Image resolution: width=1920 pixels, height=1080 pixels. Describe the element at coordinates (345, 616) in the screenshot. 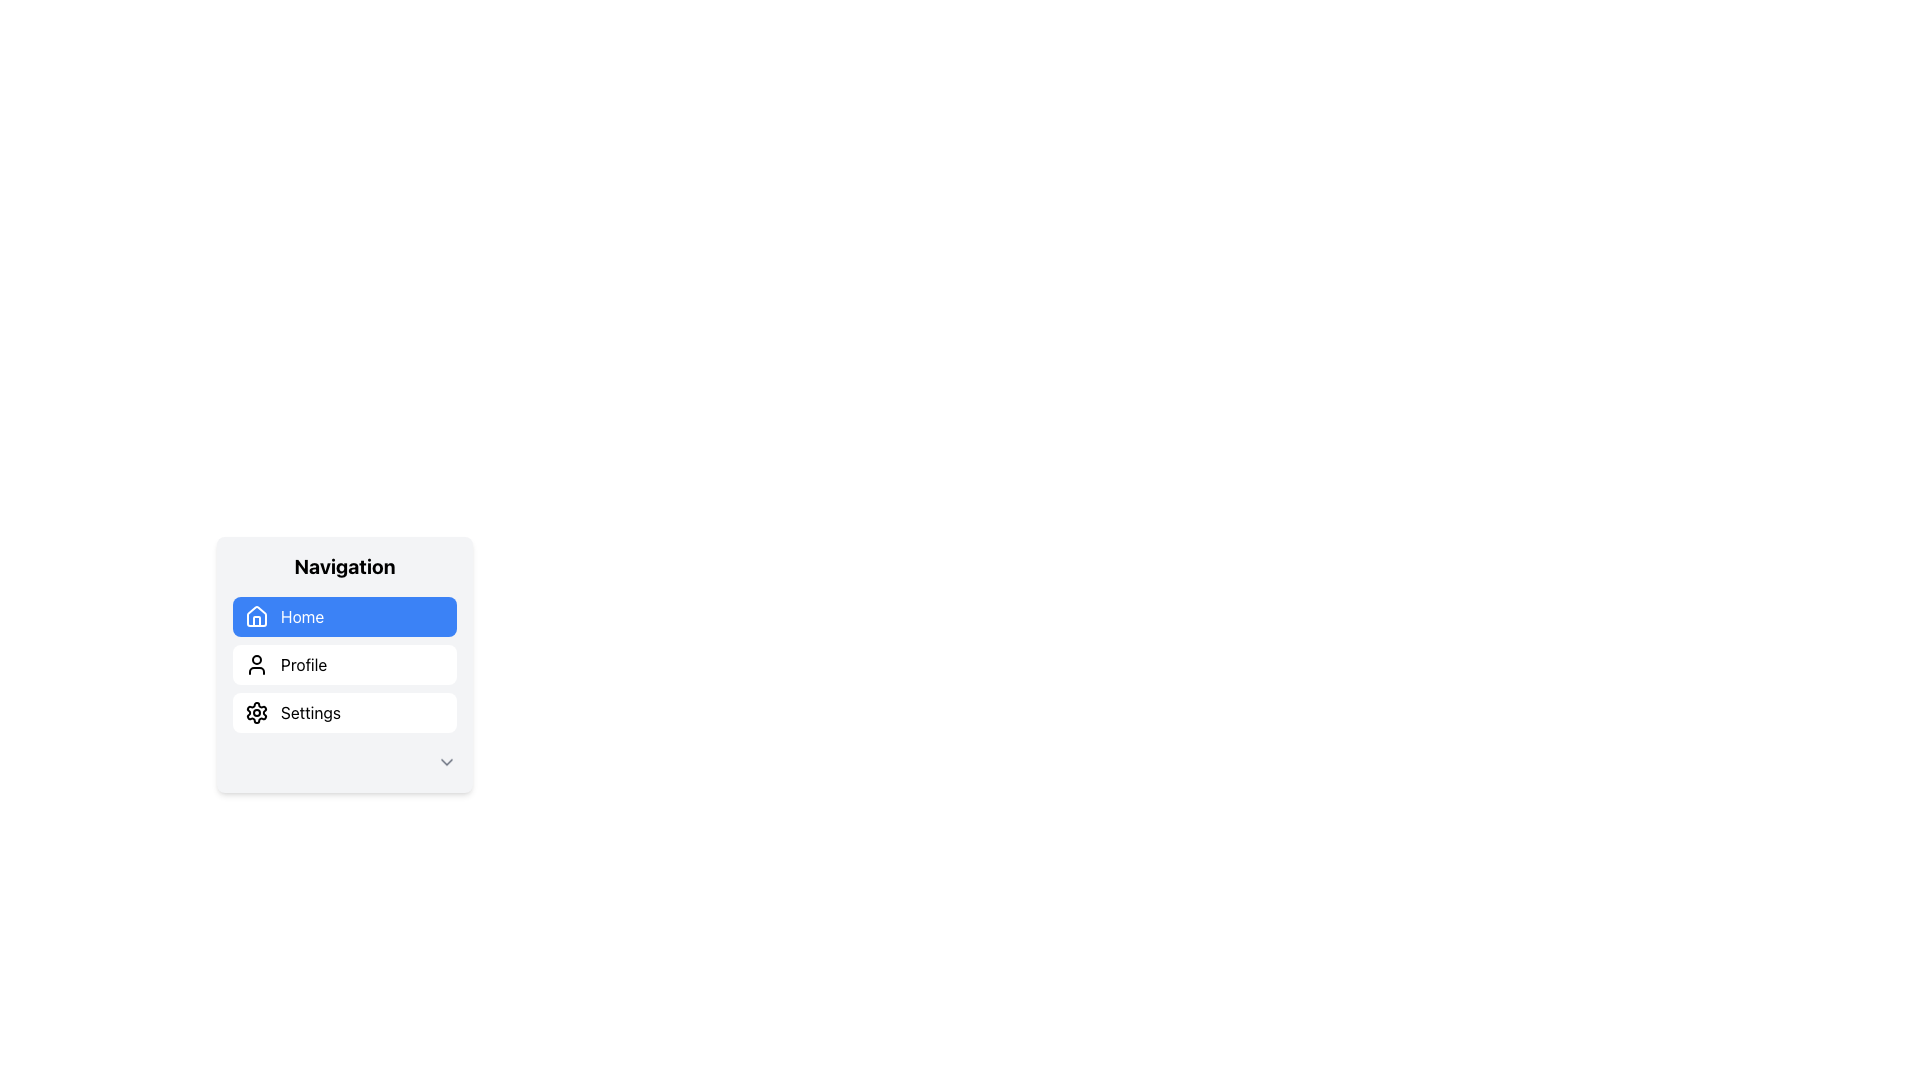

I see `the navigation button located below the 'Navigation' heading in the vertical menu for keyboard interaction` at that location.